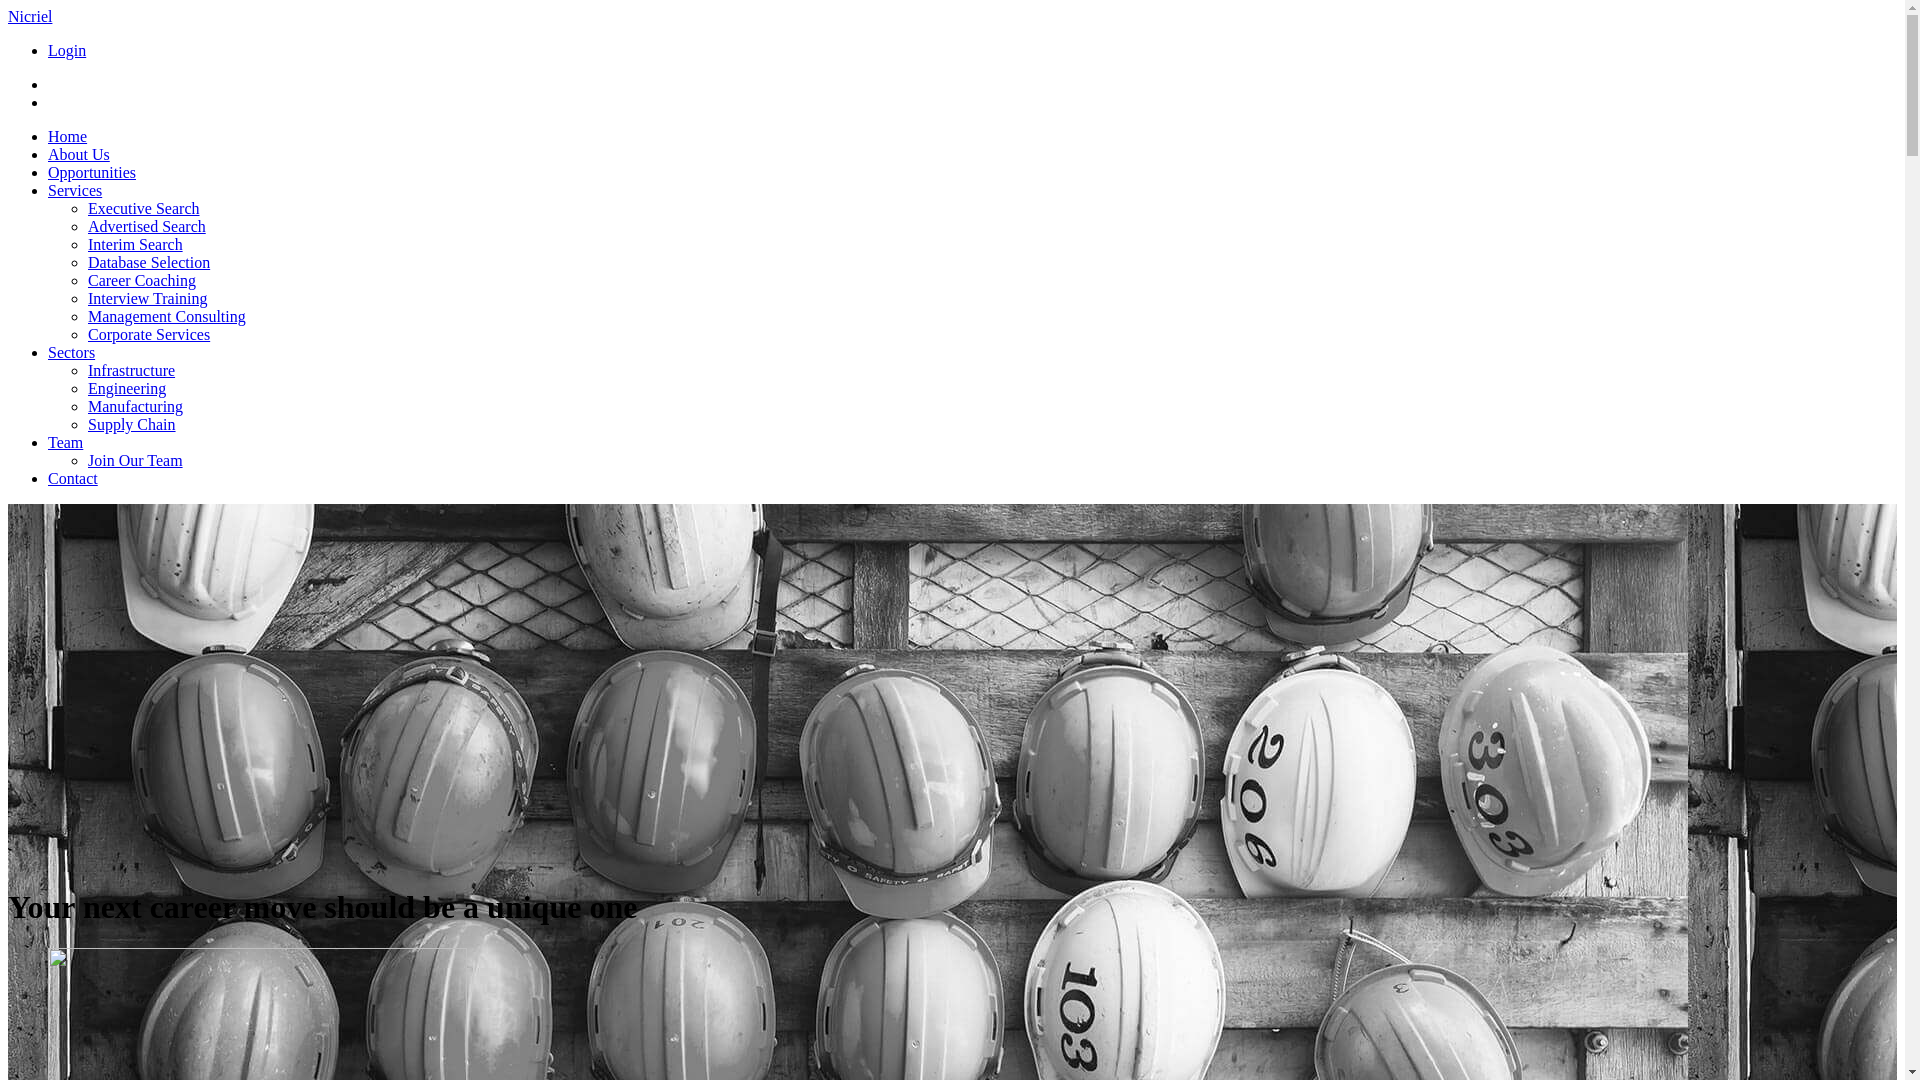 The height and width of the screenshot is (1080, 1920). I want to click on 'Supply Chain', so click(130, 423).